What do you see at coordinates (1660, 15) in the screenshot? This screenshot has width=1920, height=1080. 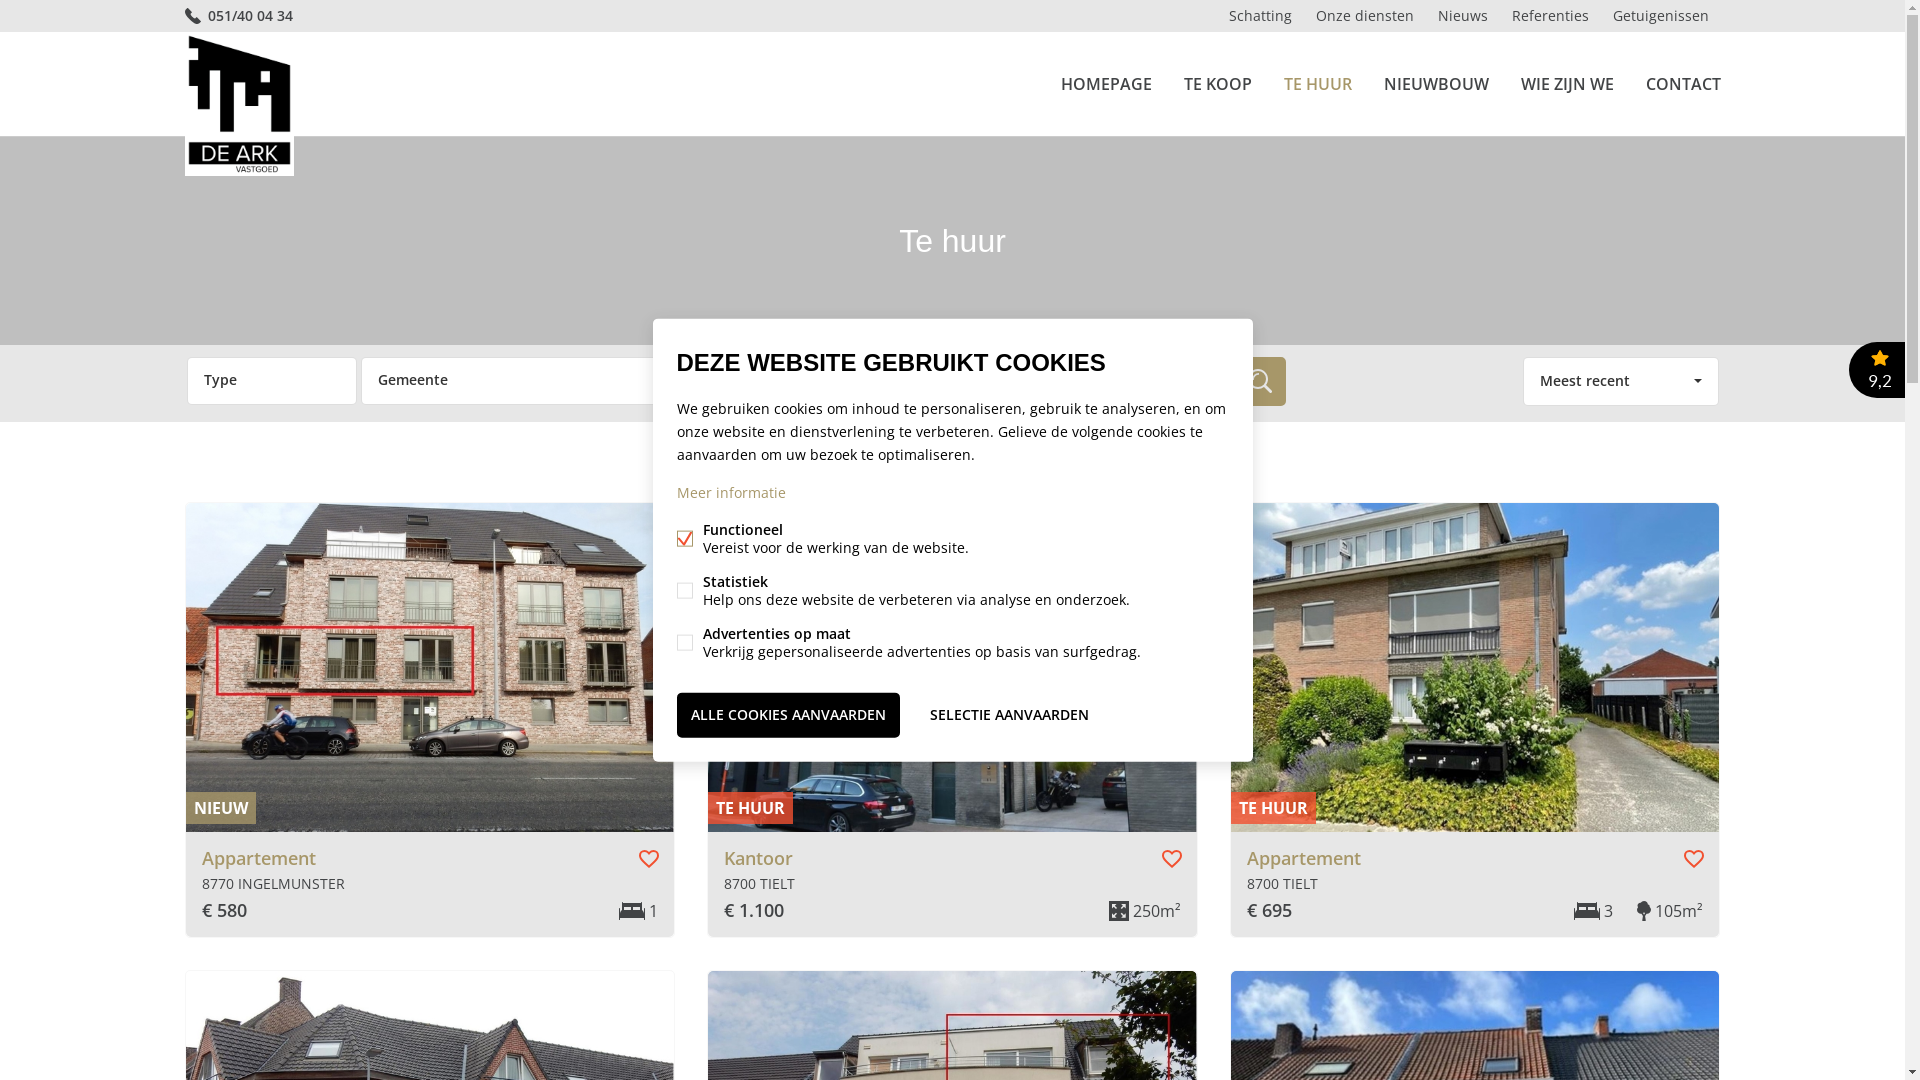 I see `'Getuigenissen'` at bounding box center [1660, 15].